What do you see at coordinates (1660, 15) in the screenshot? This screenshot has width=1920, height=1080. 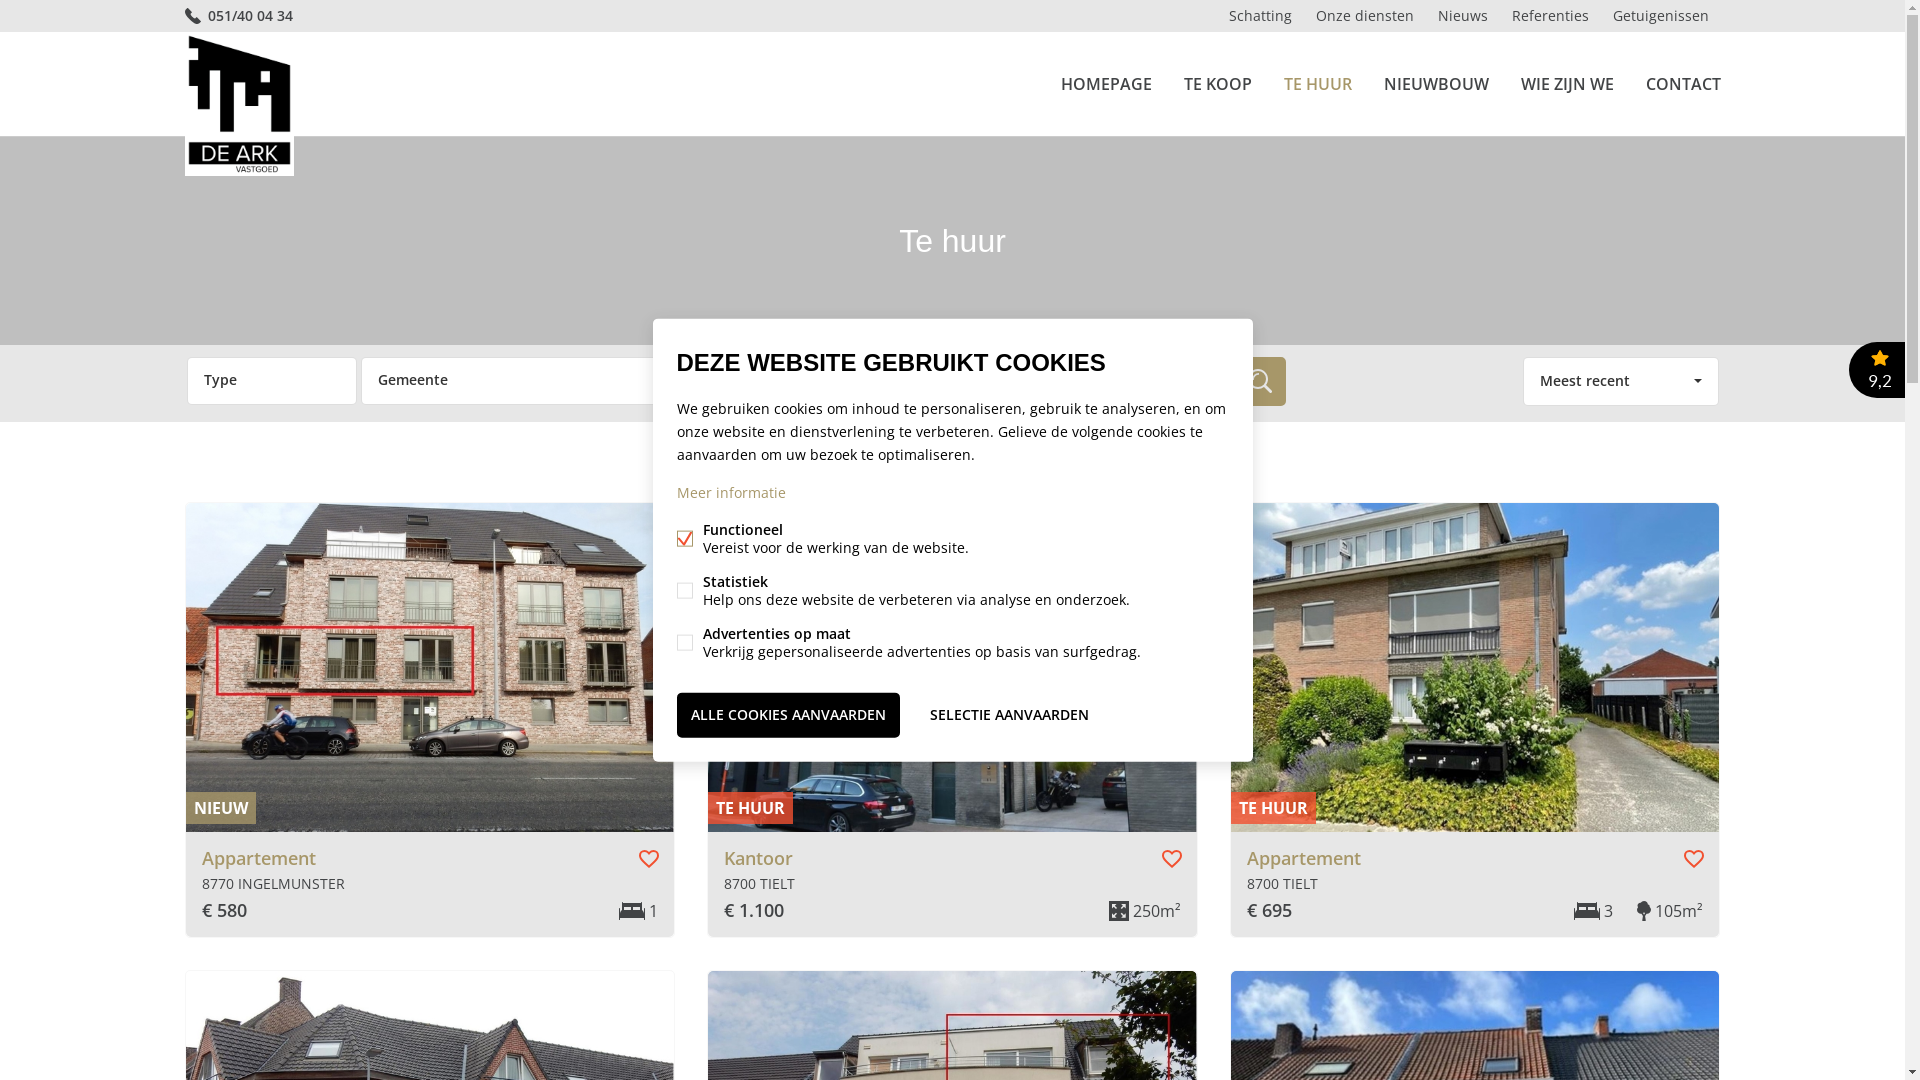 I see `'Getuigenissen'` at bounding box center [1660, 15].